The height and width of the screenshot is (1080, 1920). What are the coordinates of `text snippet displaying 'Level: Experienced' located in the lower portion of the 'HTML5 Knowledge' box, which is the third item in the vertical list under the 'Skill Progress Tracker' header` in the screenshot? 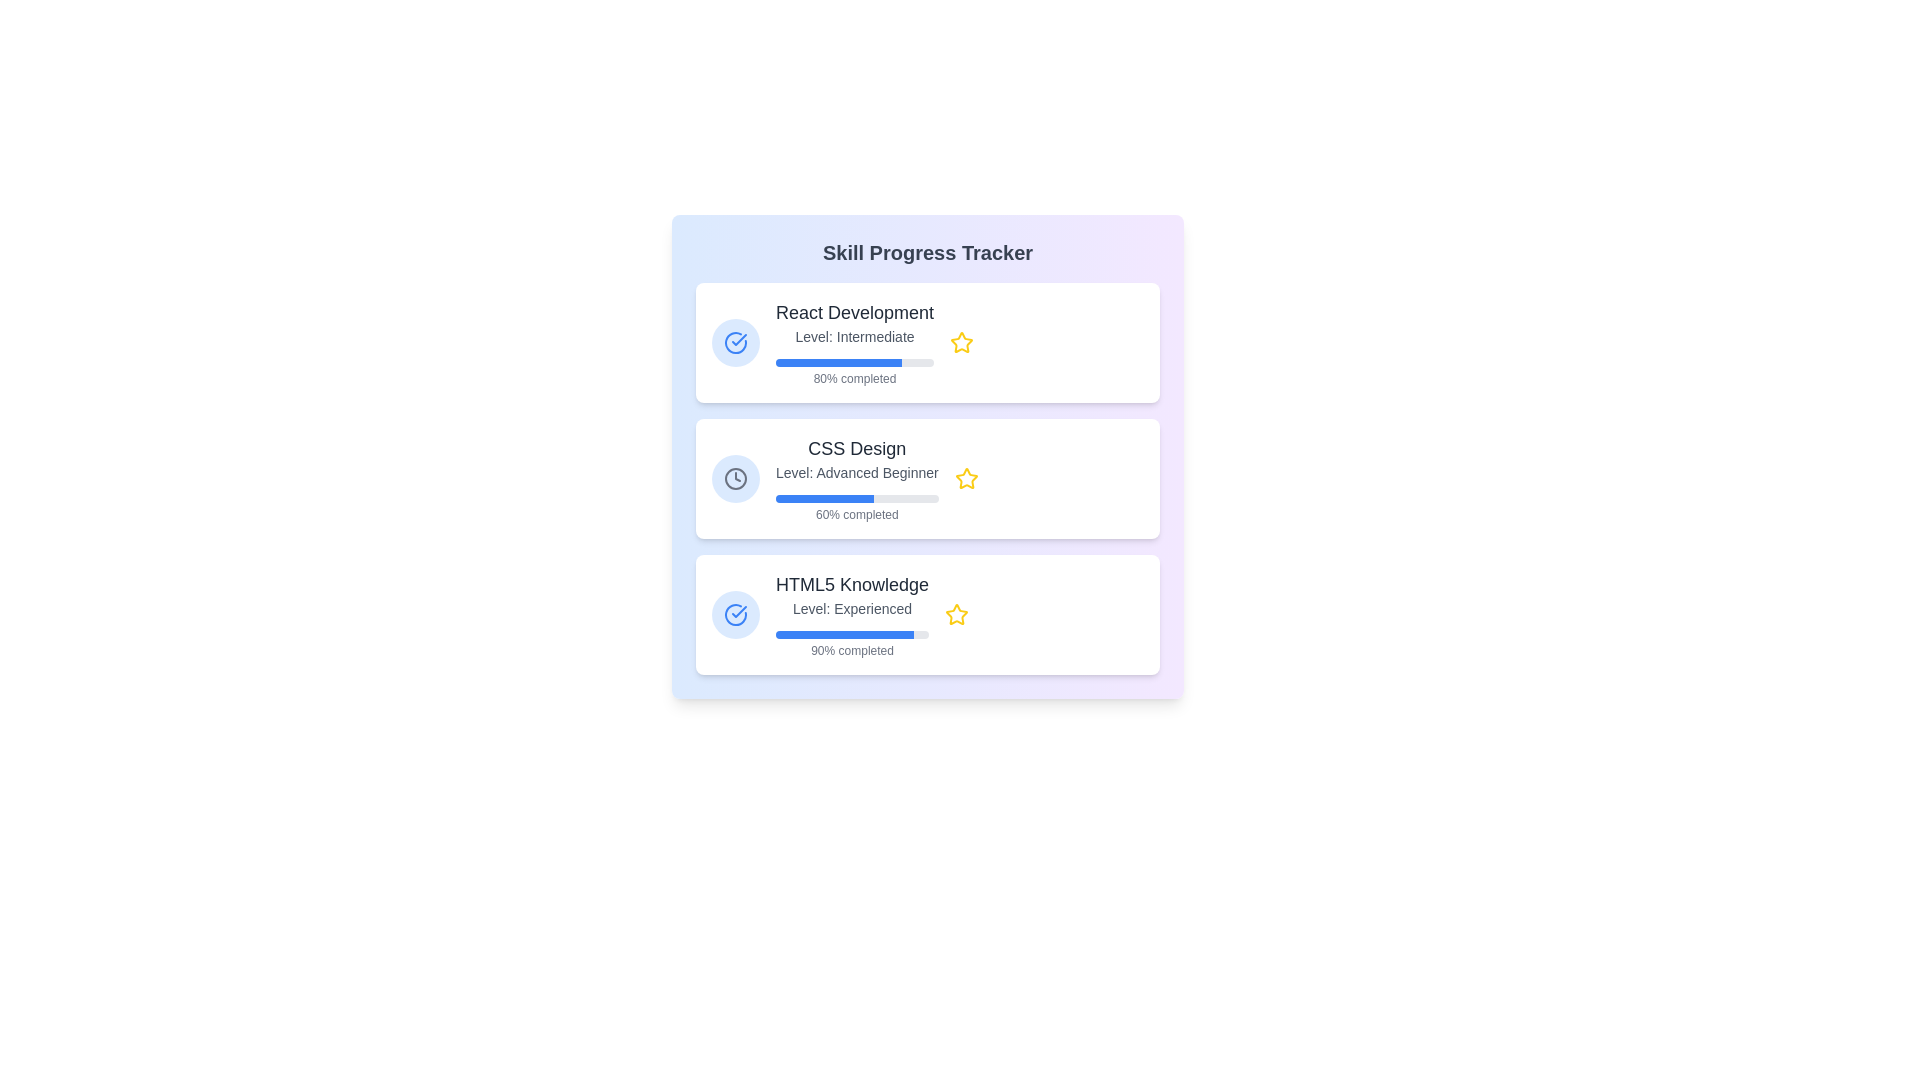 It's located at (852, 608).